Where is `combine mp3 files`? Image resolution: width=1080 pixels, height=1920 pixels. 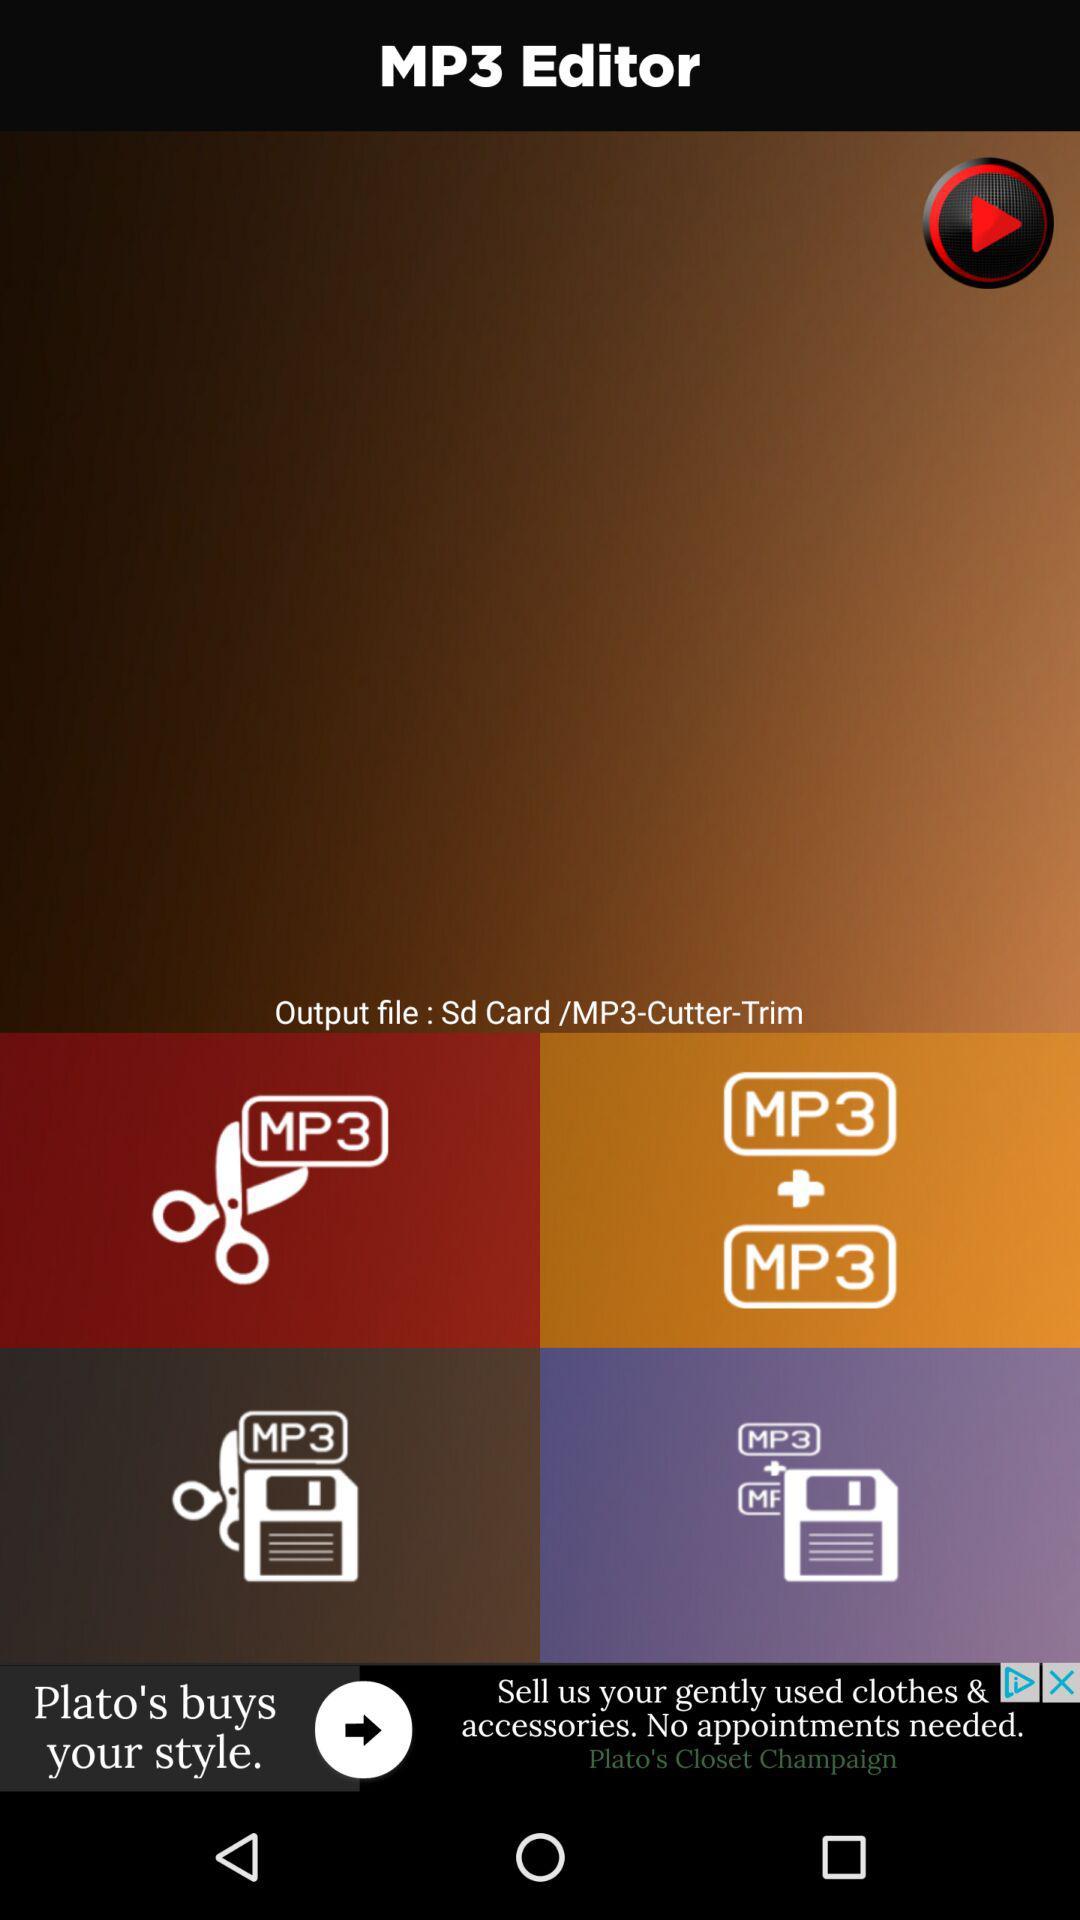 combine mp3 files is located at coordinates (810, 1190).